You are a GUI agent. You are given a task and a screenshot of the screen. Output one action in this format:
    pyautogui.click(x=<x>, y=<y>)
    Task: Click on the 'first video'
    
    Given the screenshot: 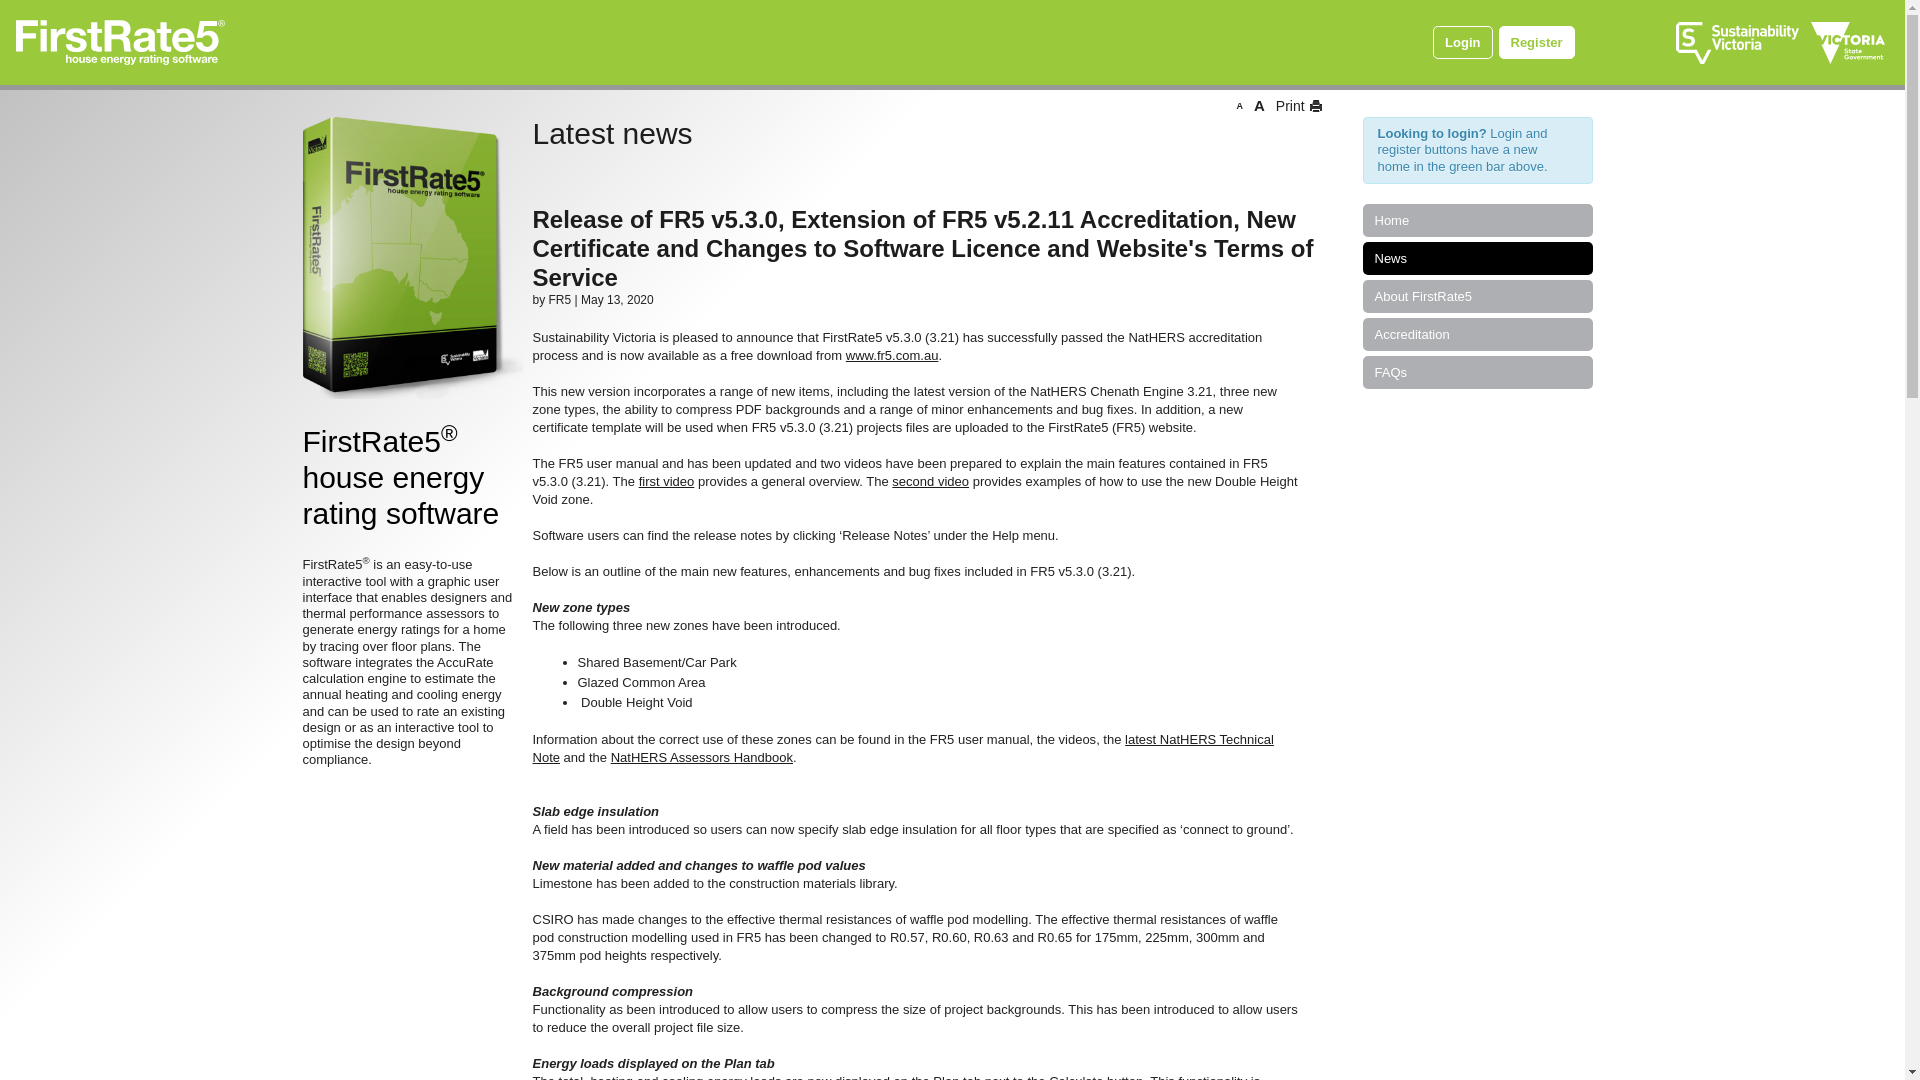 What is the action you would take?
    pyautogui.click(x=667, y=481)
    